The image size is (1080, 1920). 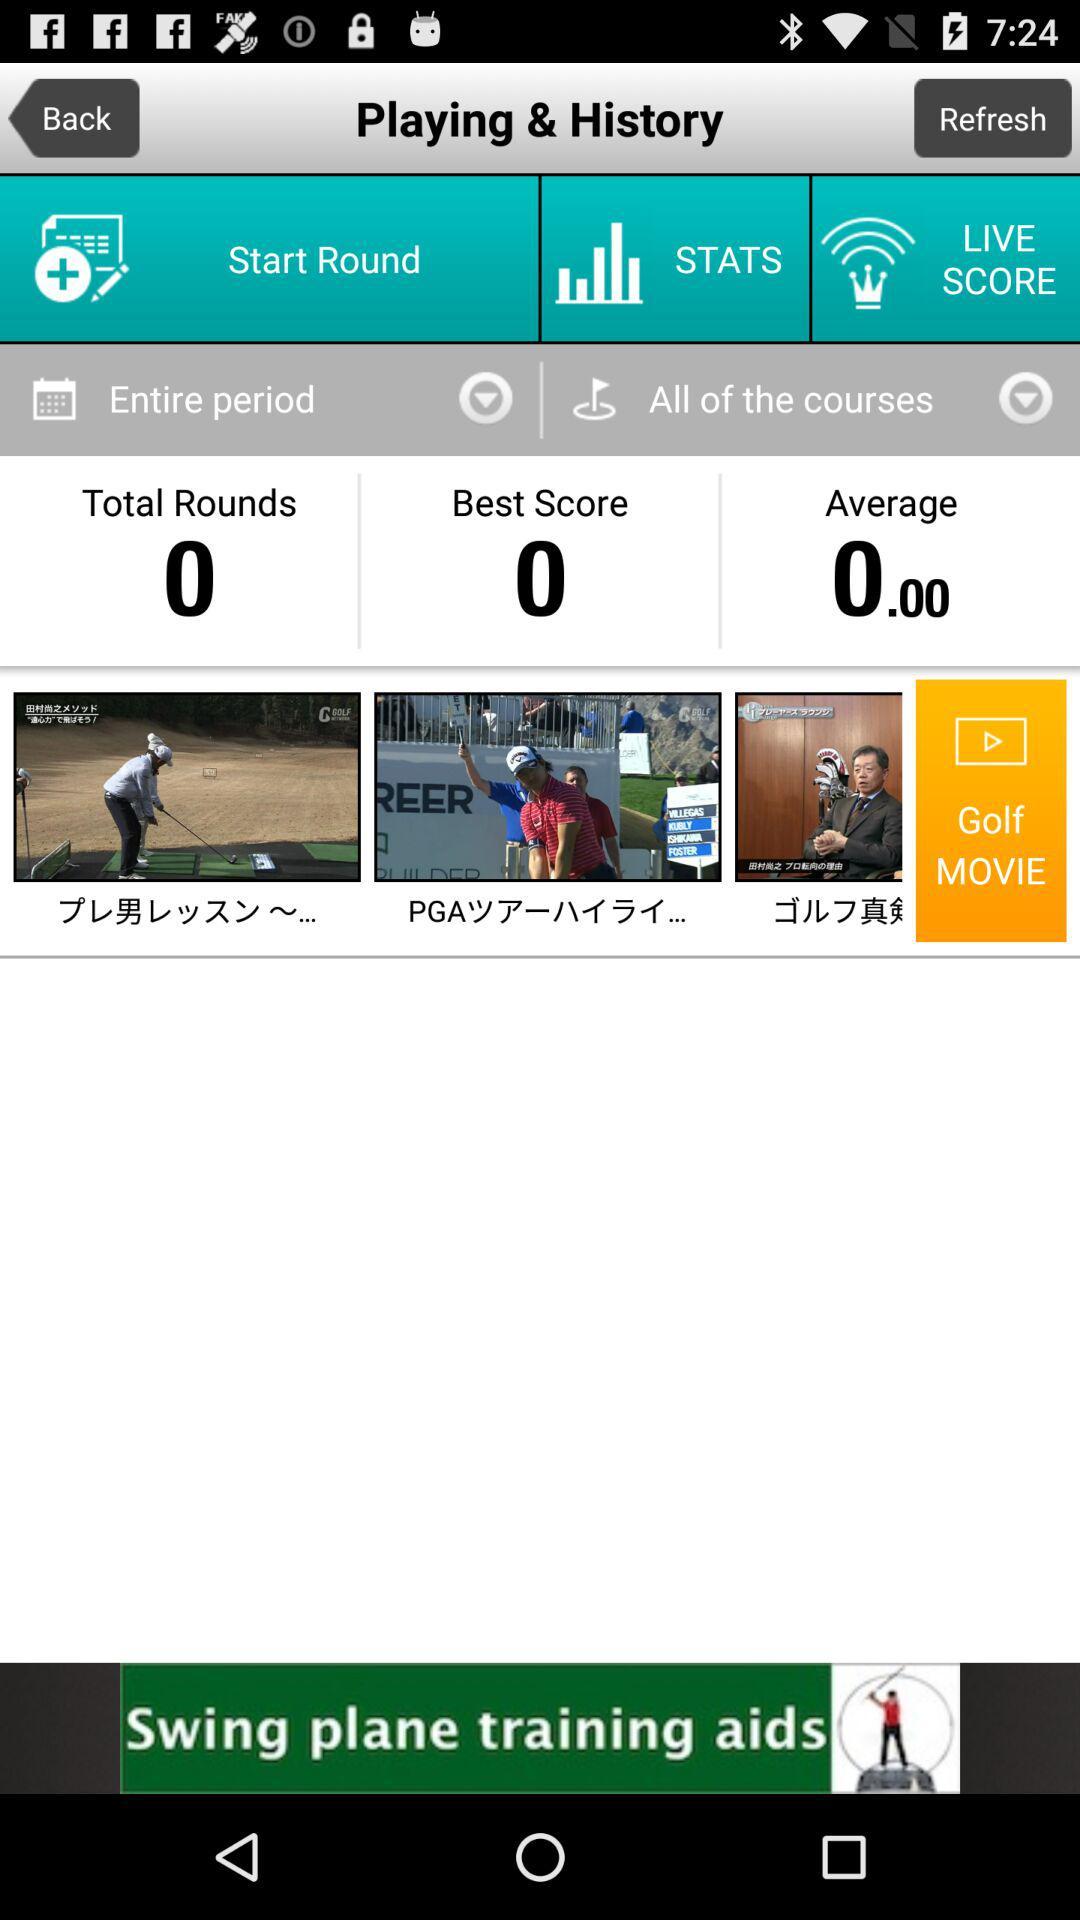 I want to click on click on the photo, so click(x=820, y=786).